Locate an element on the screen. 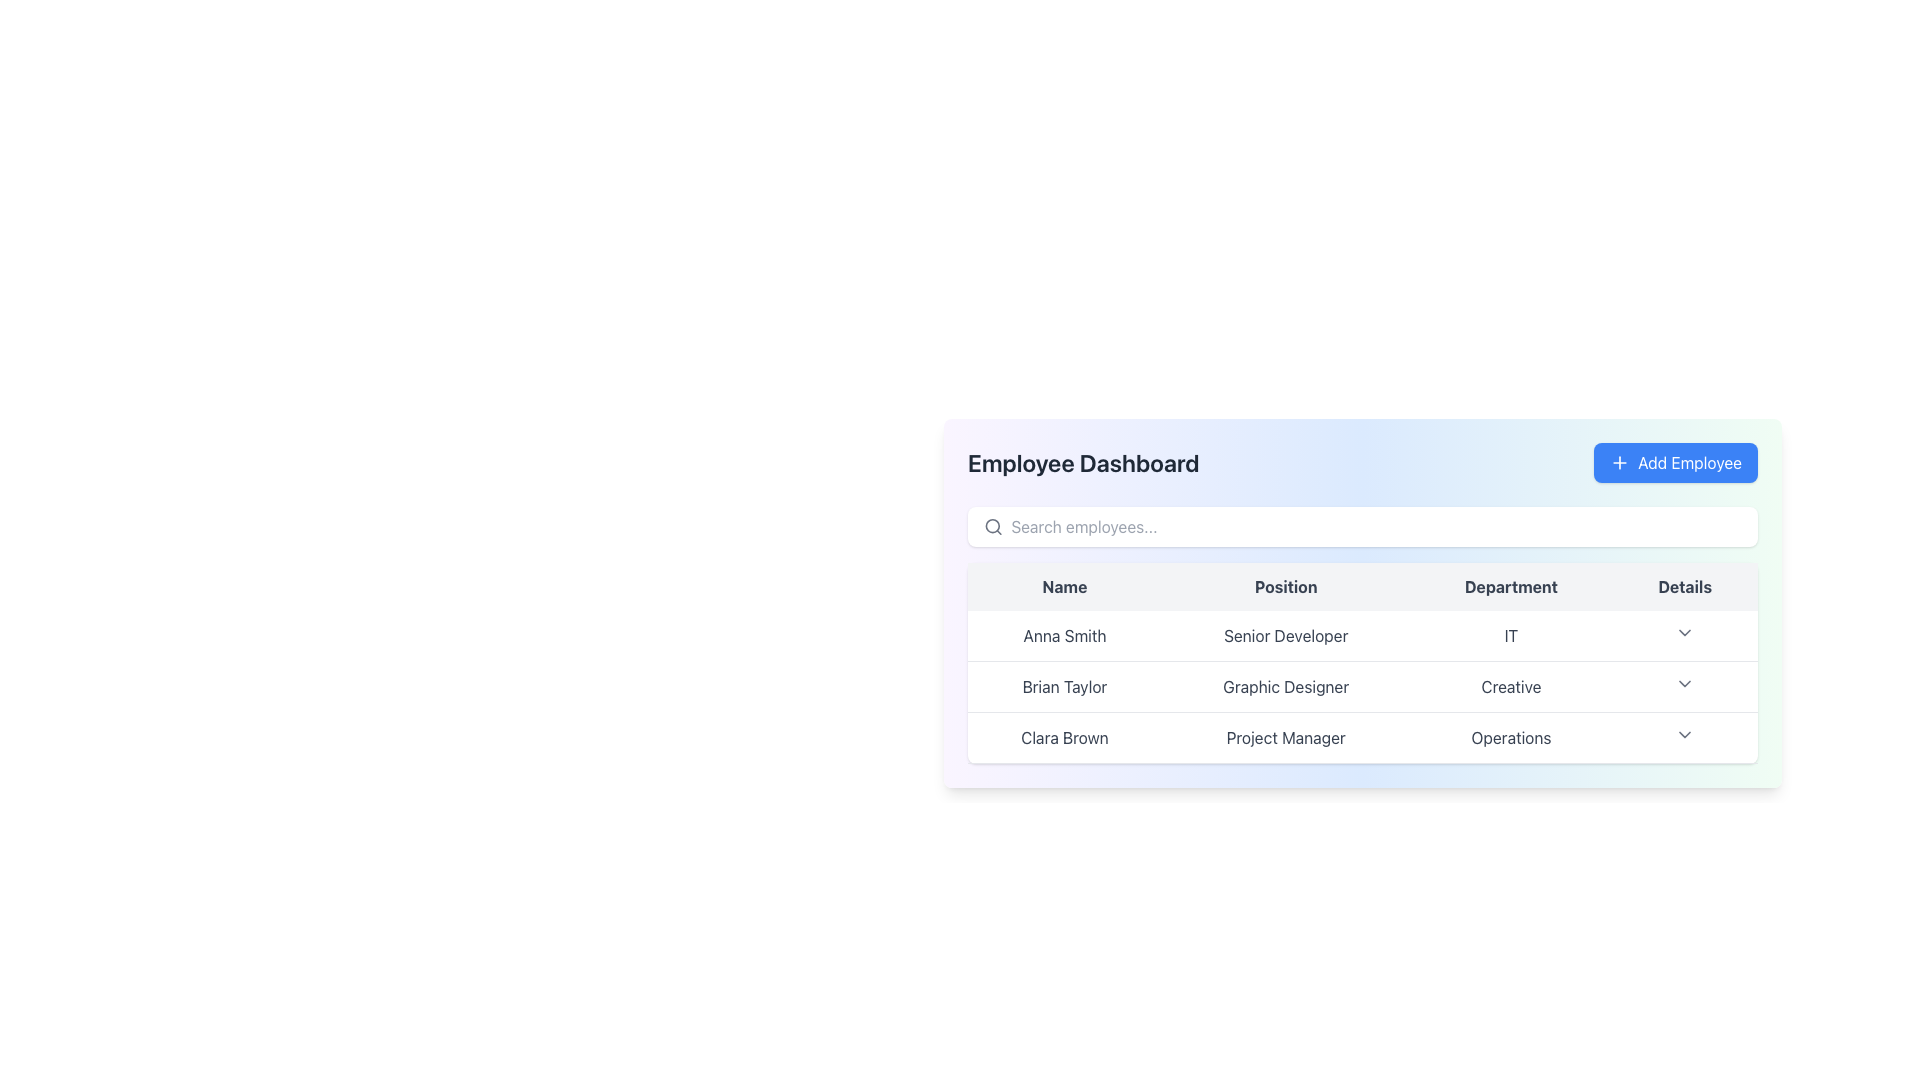  the text label 'Details' which is the fourth header in the table, styled in bold and dark color, positioned at the right end of the table header row is located at coordinates (1684, 585).